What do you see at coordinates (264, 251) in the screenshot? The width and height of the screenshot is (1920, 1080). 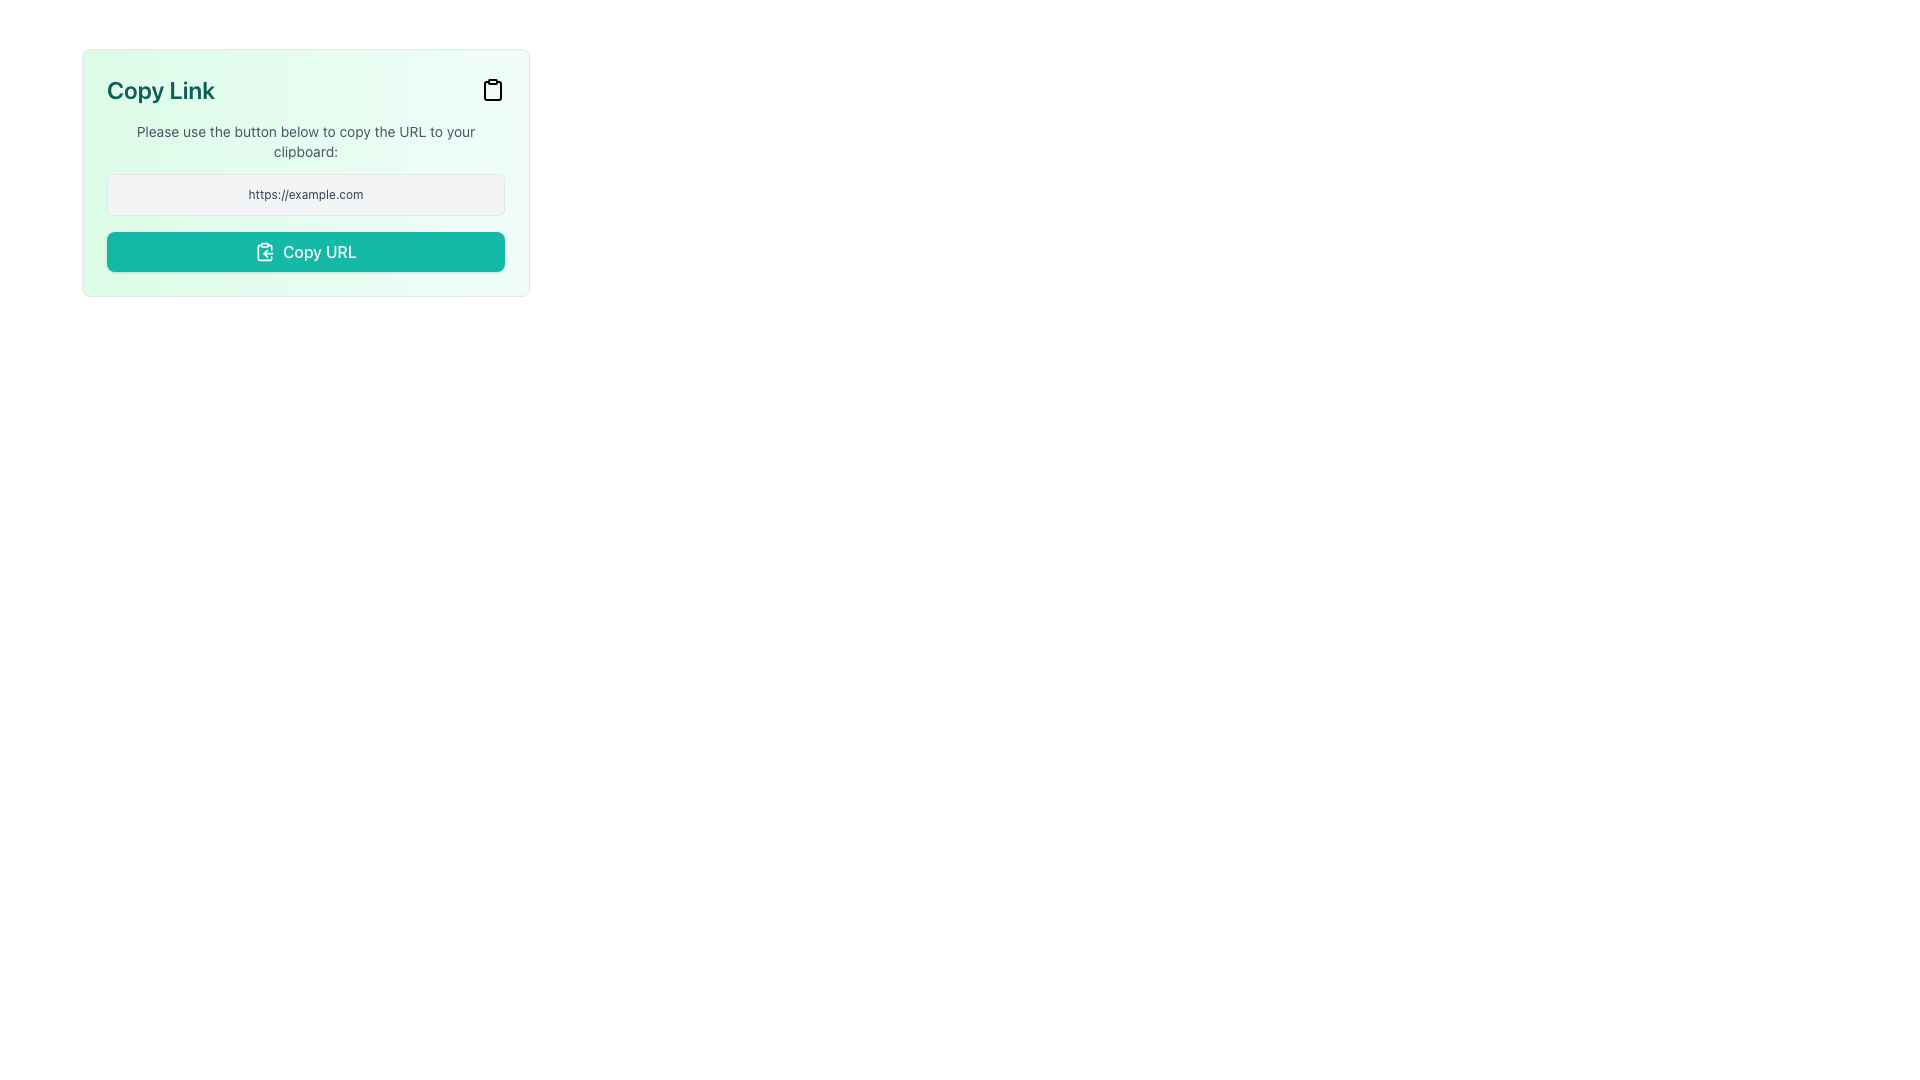 I see `the clipboard icon located to the right of the 'Copy Link' text header in the top-left region of the interface` at bounding box center [264, 251].